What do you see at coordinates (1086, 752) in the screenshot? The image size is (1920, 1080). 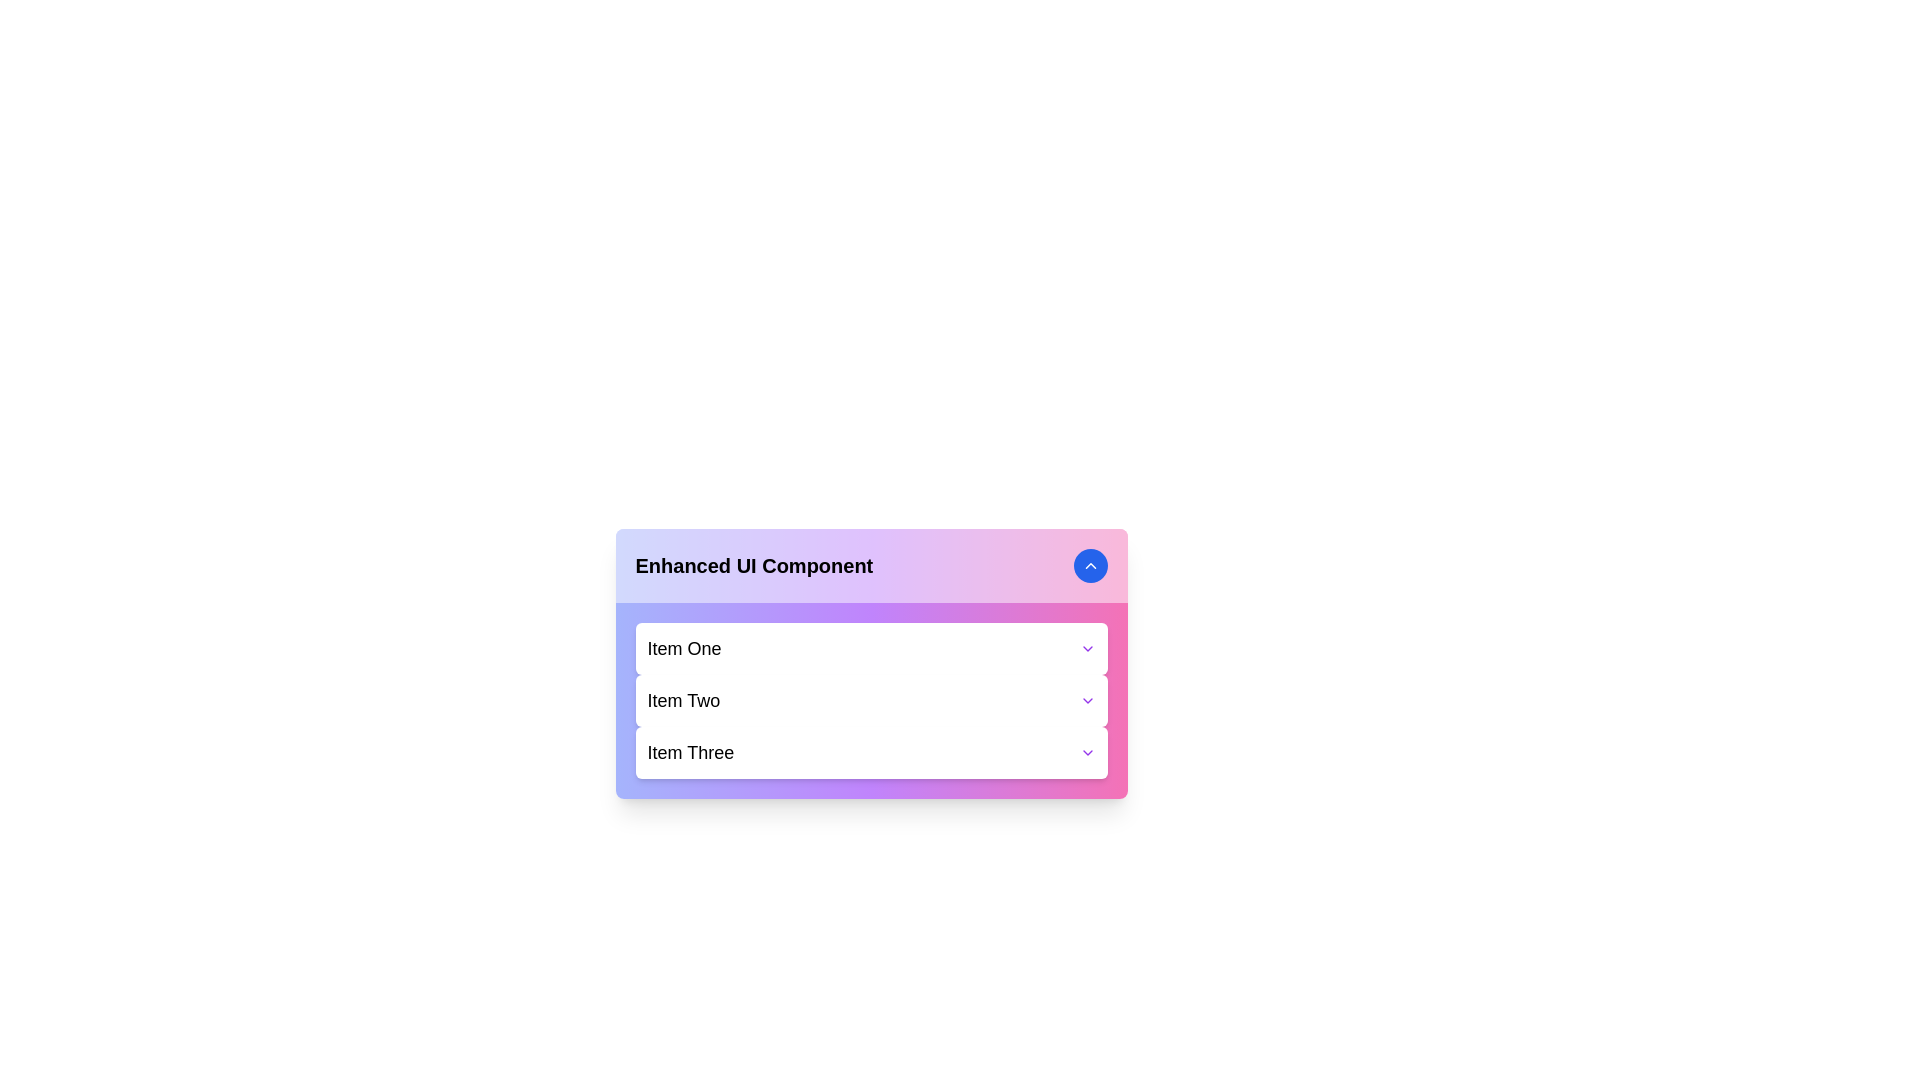 I see `the dropdown arrow/icon next to 'Item Three'` at bounding box center [1086, 752].